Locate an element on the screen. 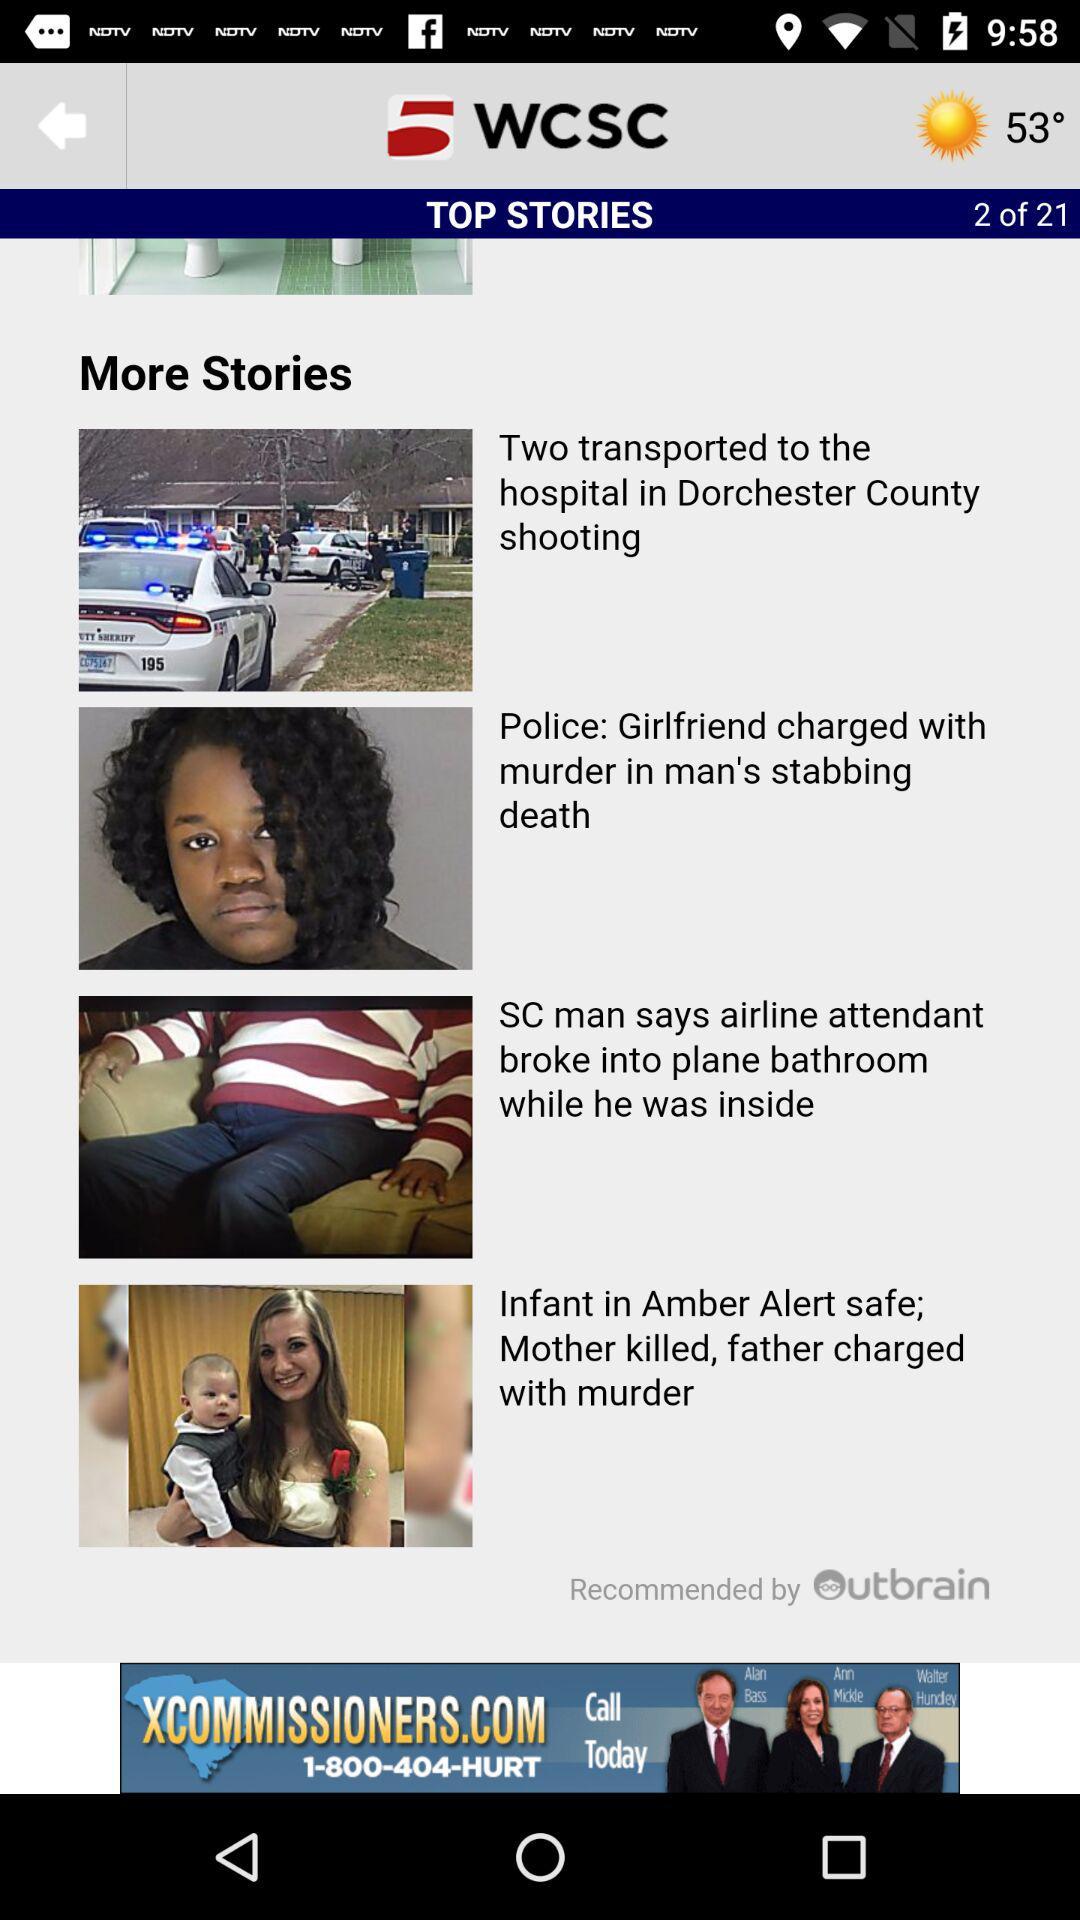 The height and width of the screenshot is (1920, 1080). the icon above top stories icon is located at coordinates (540, 124).